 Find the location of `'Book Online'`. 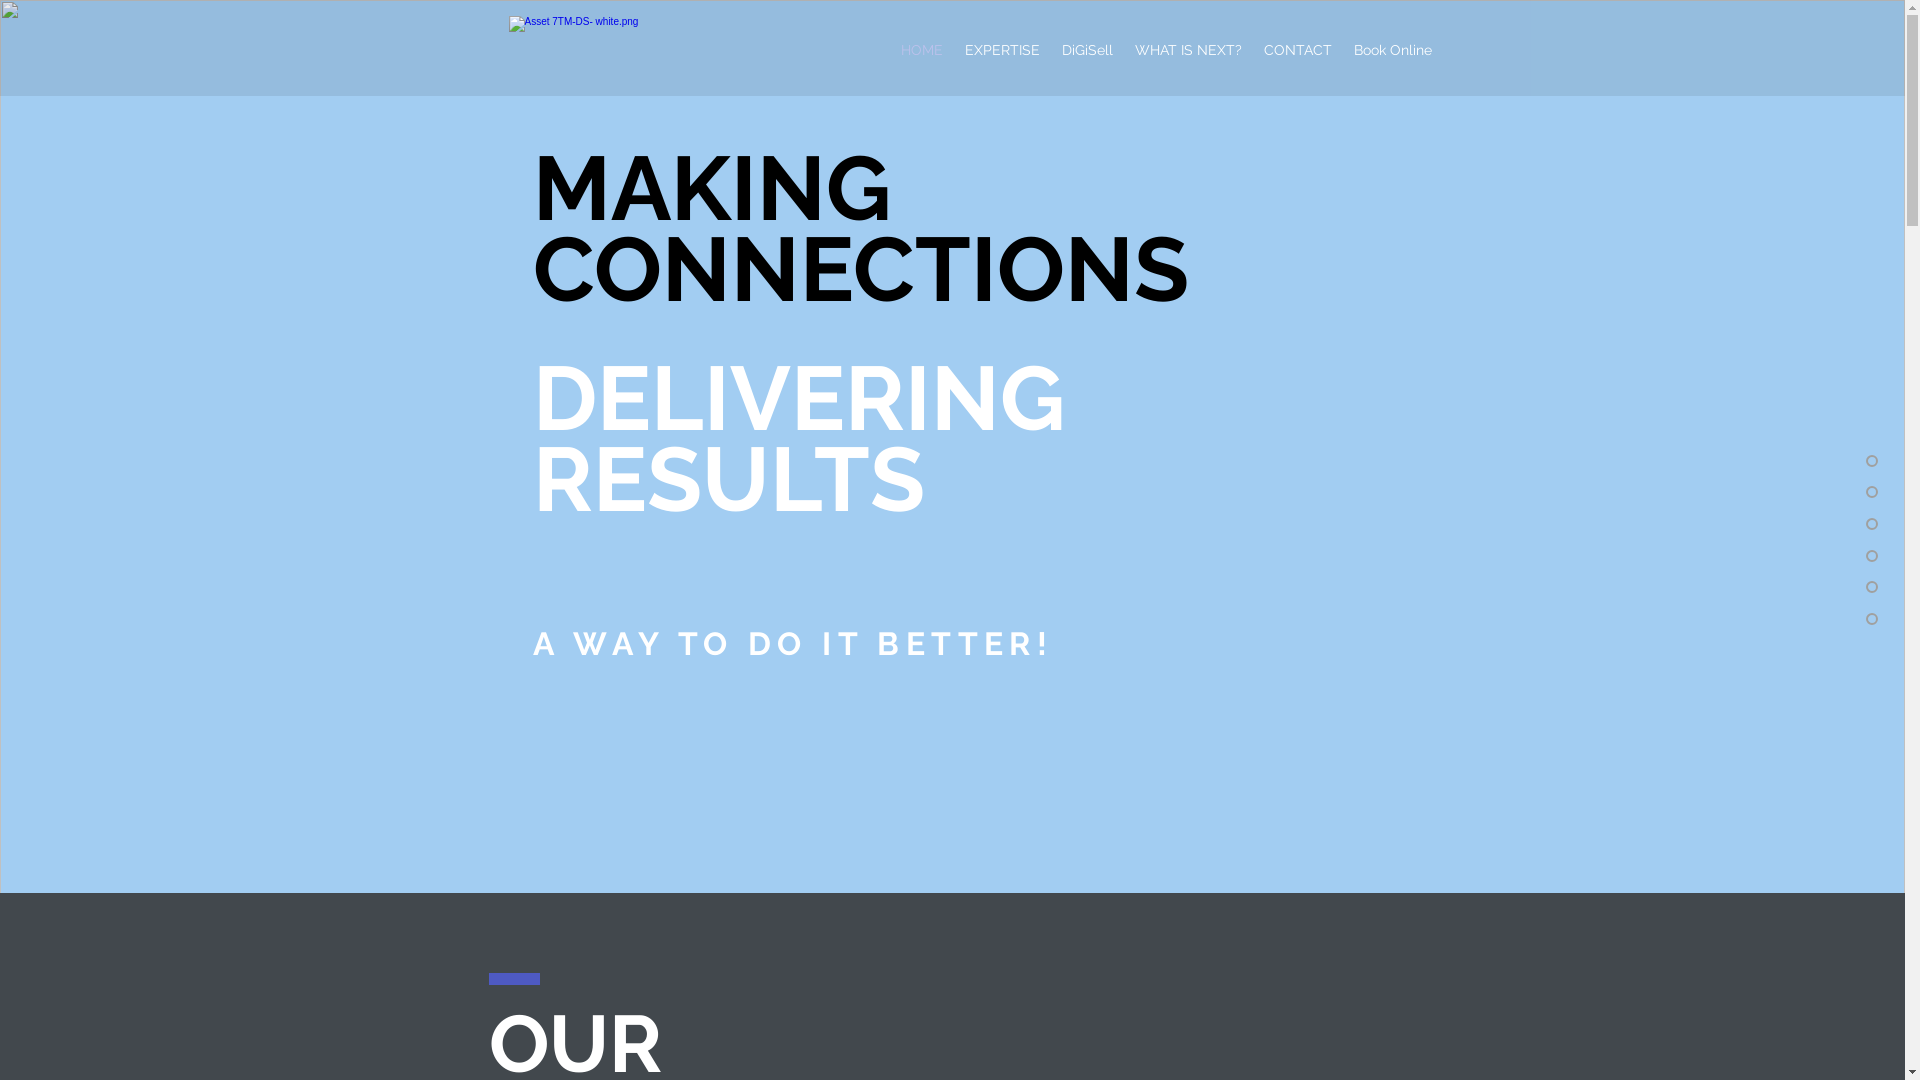

'Book Online' is located at coordinates (1342, 49).